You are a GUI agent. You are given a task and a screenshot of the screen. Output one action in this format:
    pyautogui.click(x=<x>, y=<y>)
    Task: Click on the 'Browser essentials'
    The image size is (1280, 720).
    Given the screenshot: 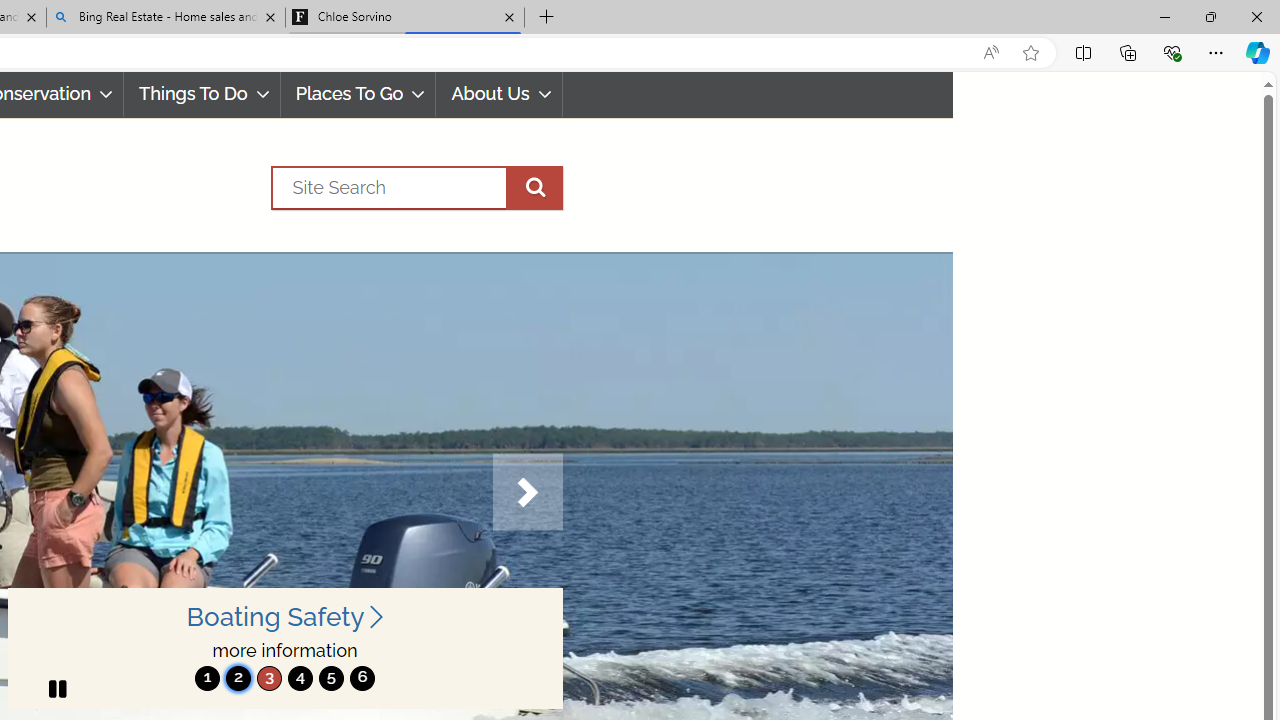 What is the action you would take?
    pyautogui.click(x=1171, y=51)
    